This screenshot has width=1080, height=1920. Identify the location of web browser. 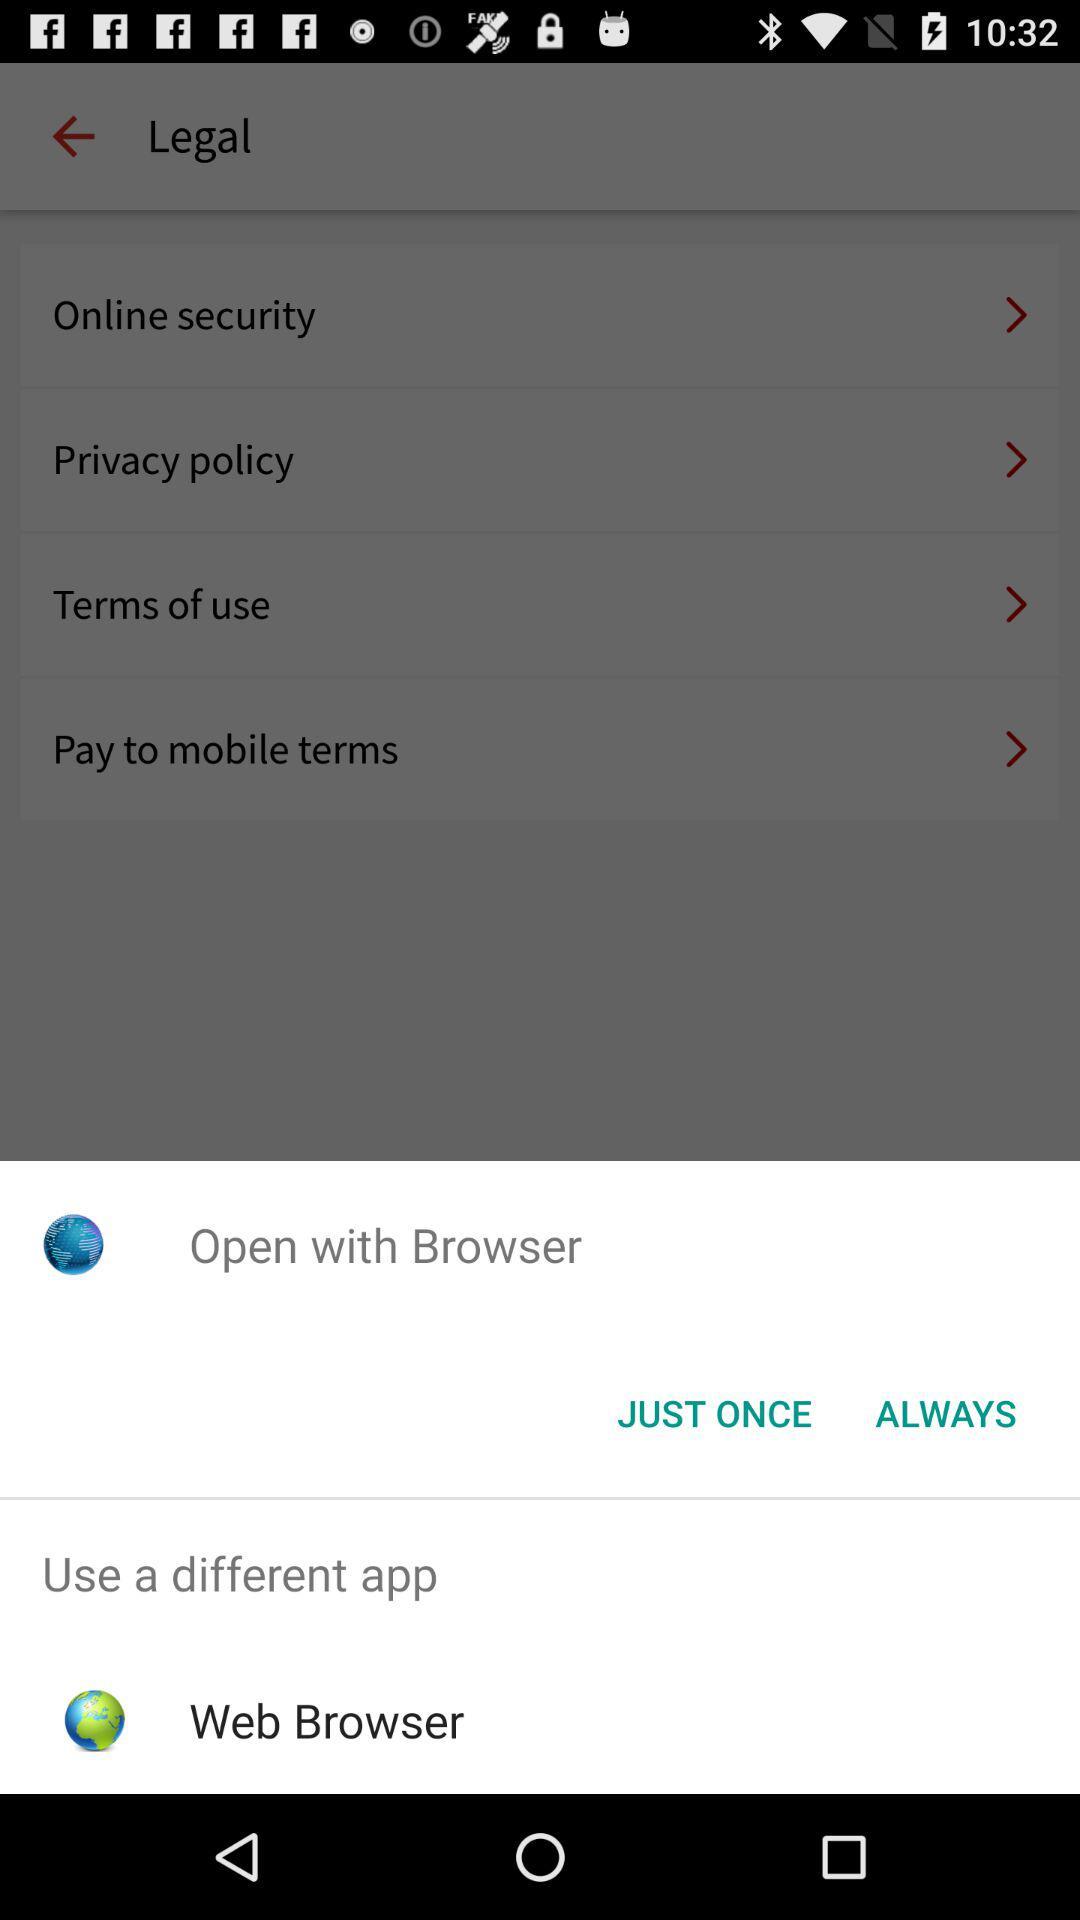
(325, 1719).